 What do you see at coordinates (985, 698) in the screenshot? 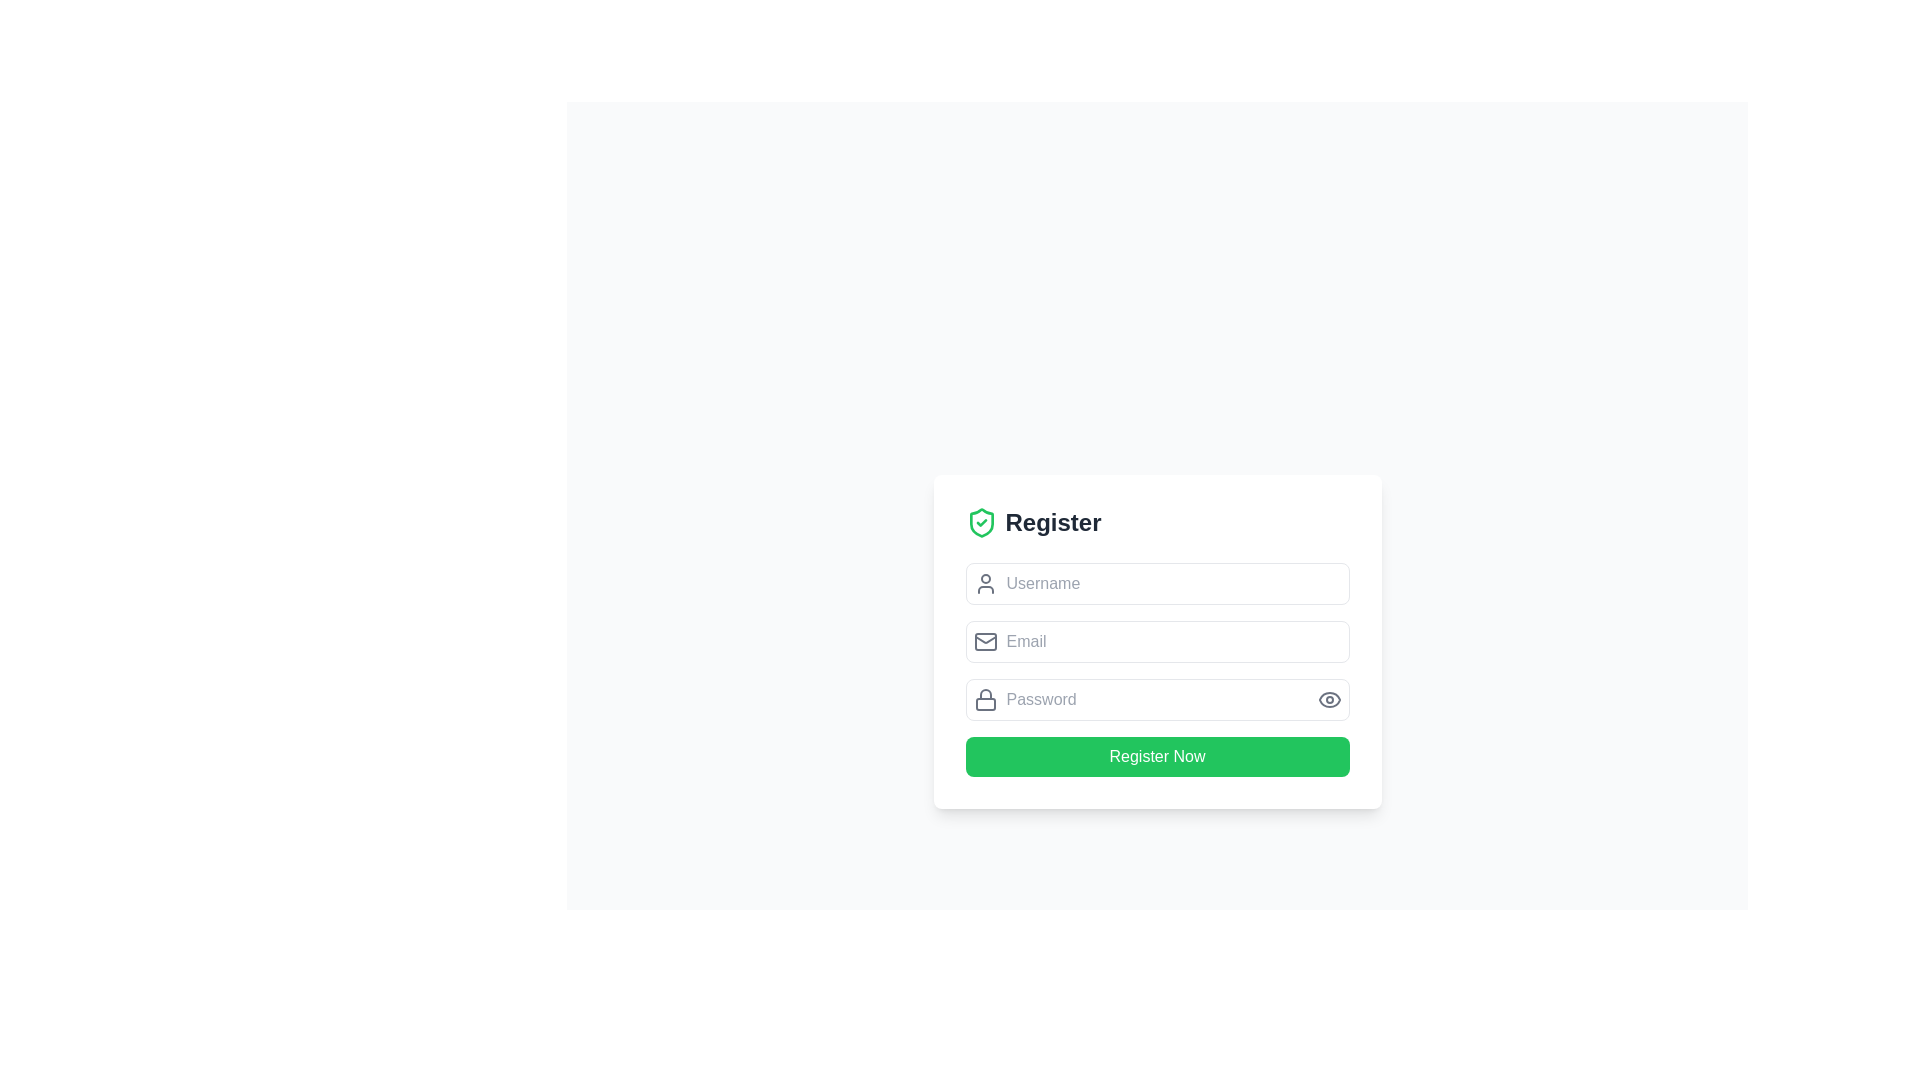
I see `the lock-shaped icon with a gray outline located inside the password input field, positioned to the left of the password text box` at bounding box center [985, 698].